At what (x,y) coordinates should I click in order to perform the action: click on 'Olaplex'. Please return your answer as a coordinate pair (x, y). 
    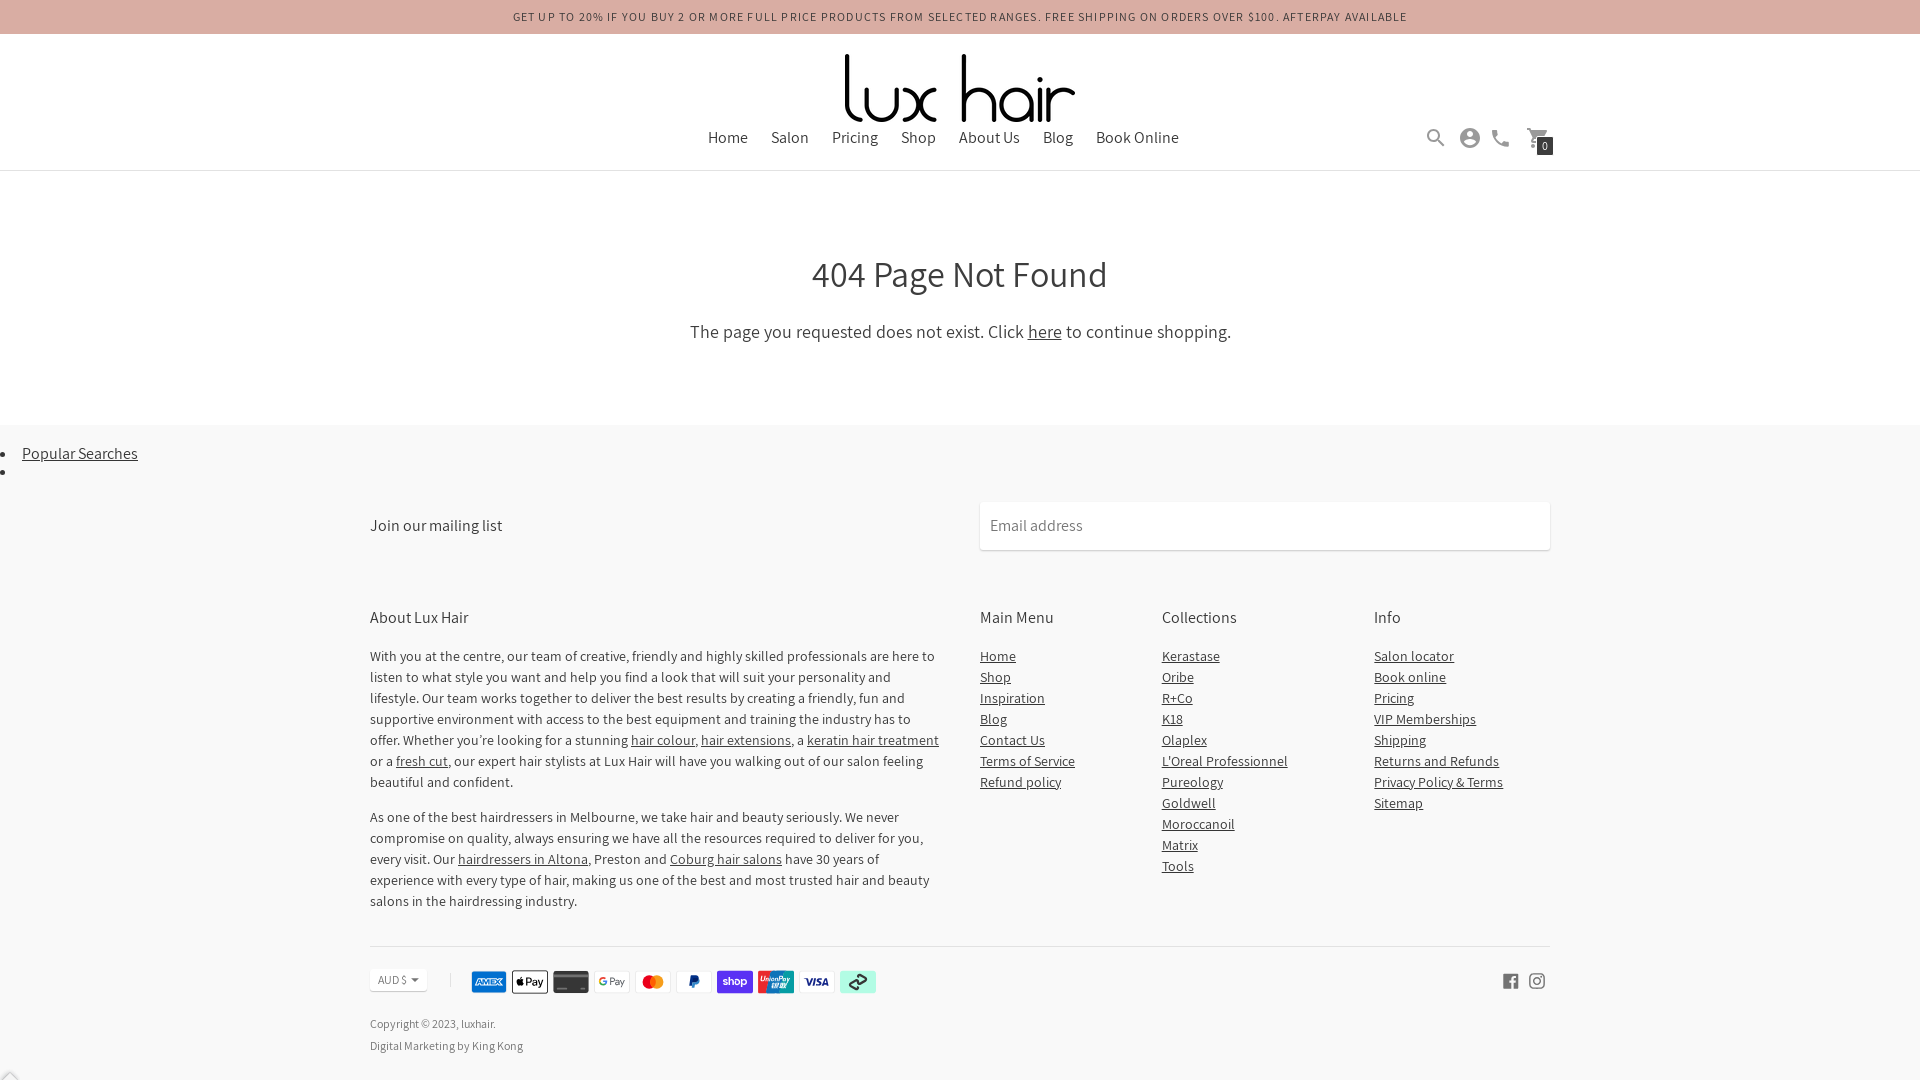
    Looking at the image, I should click on (1161, 740).